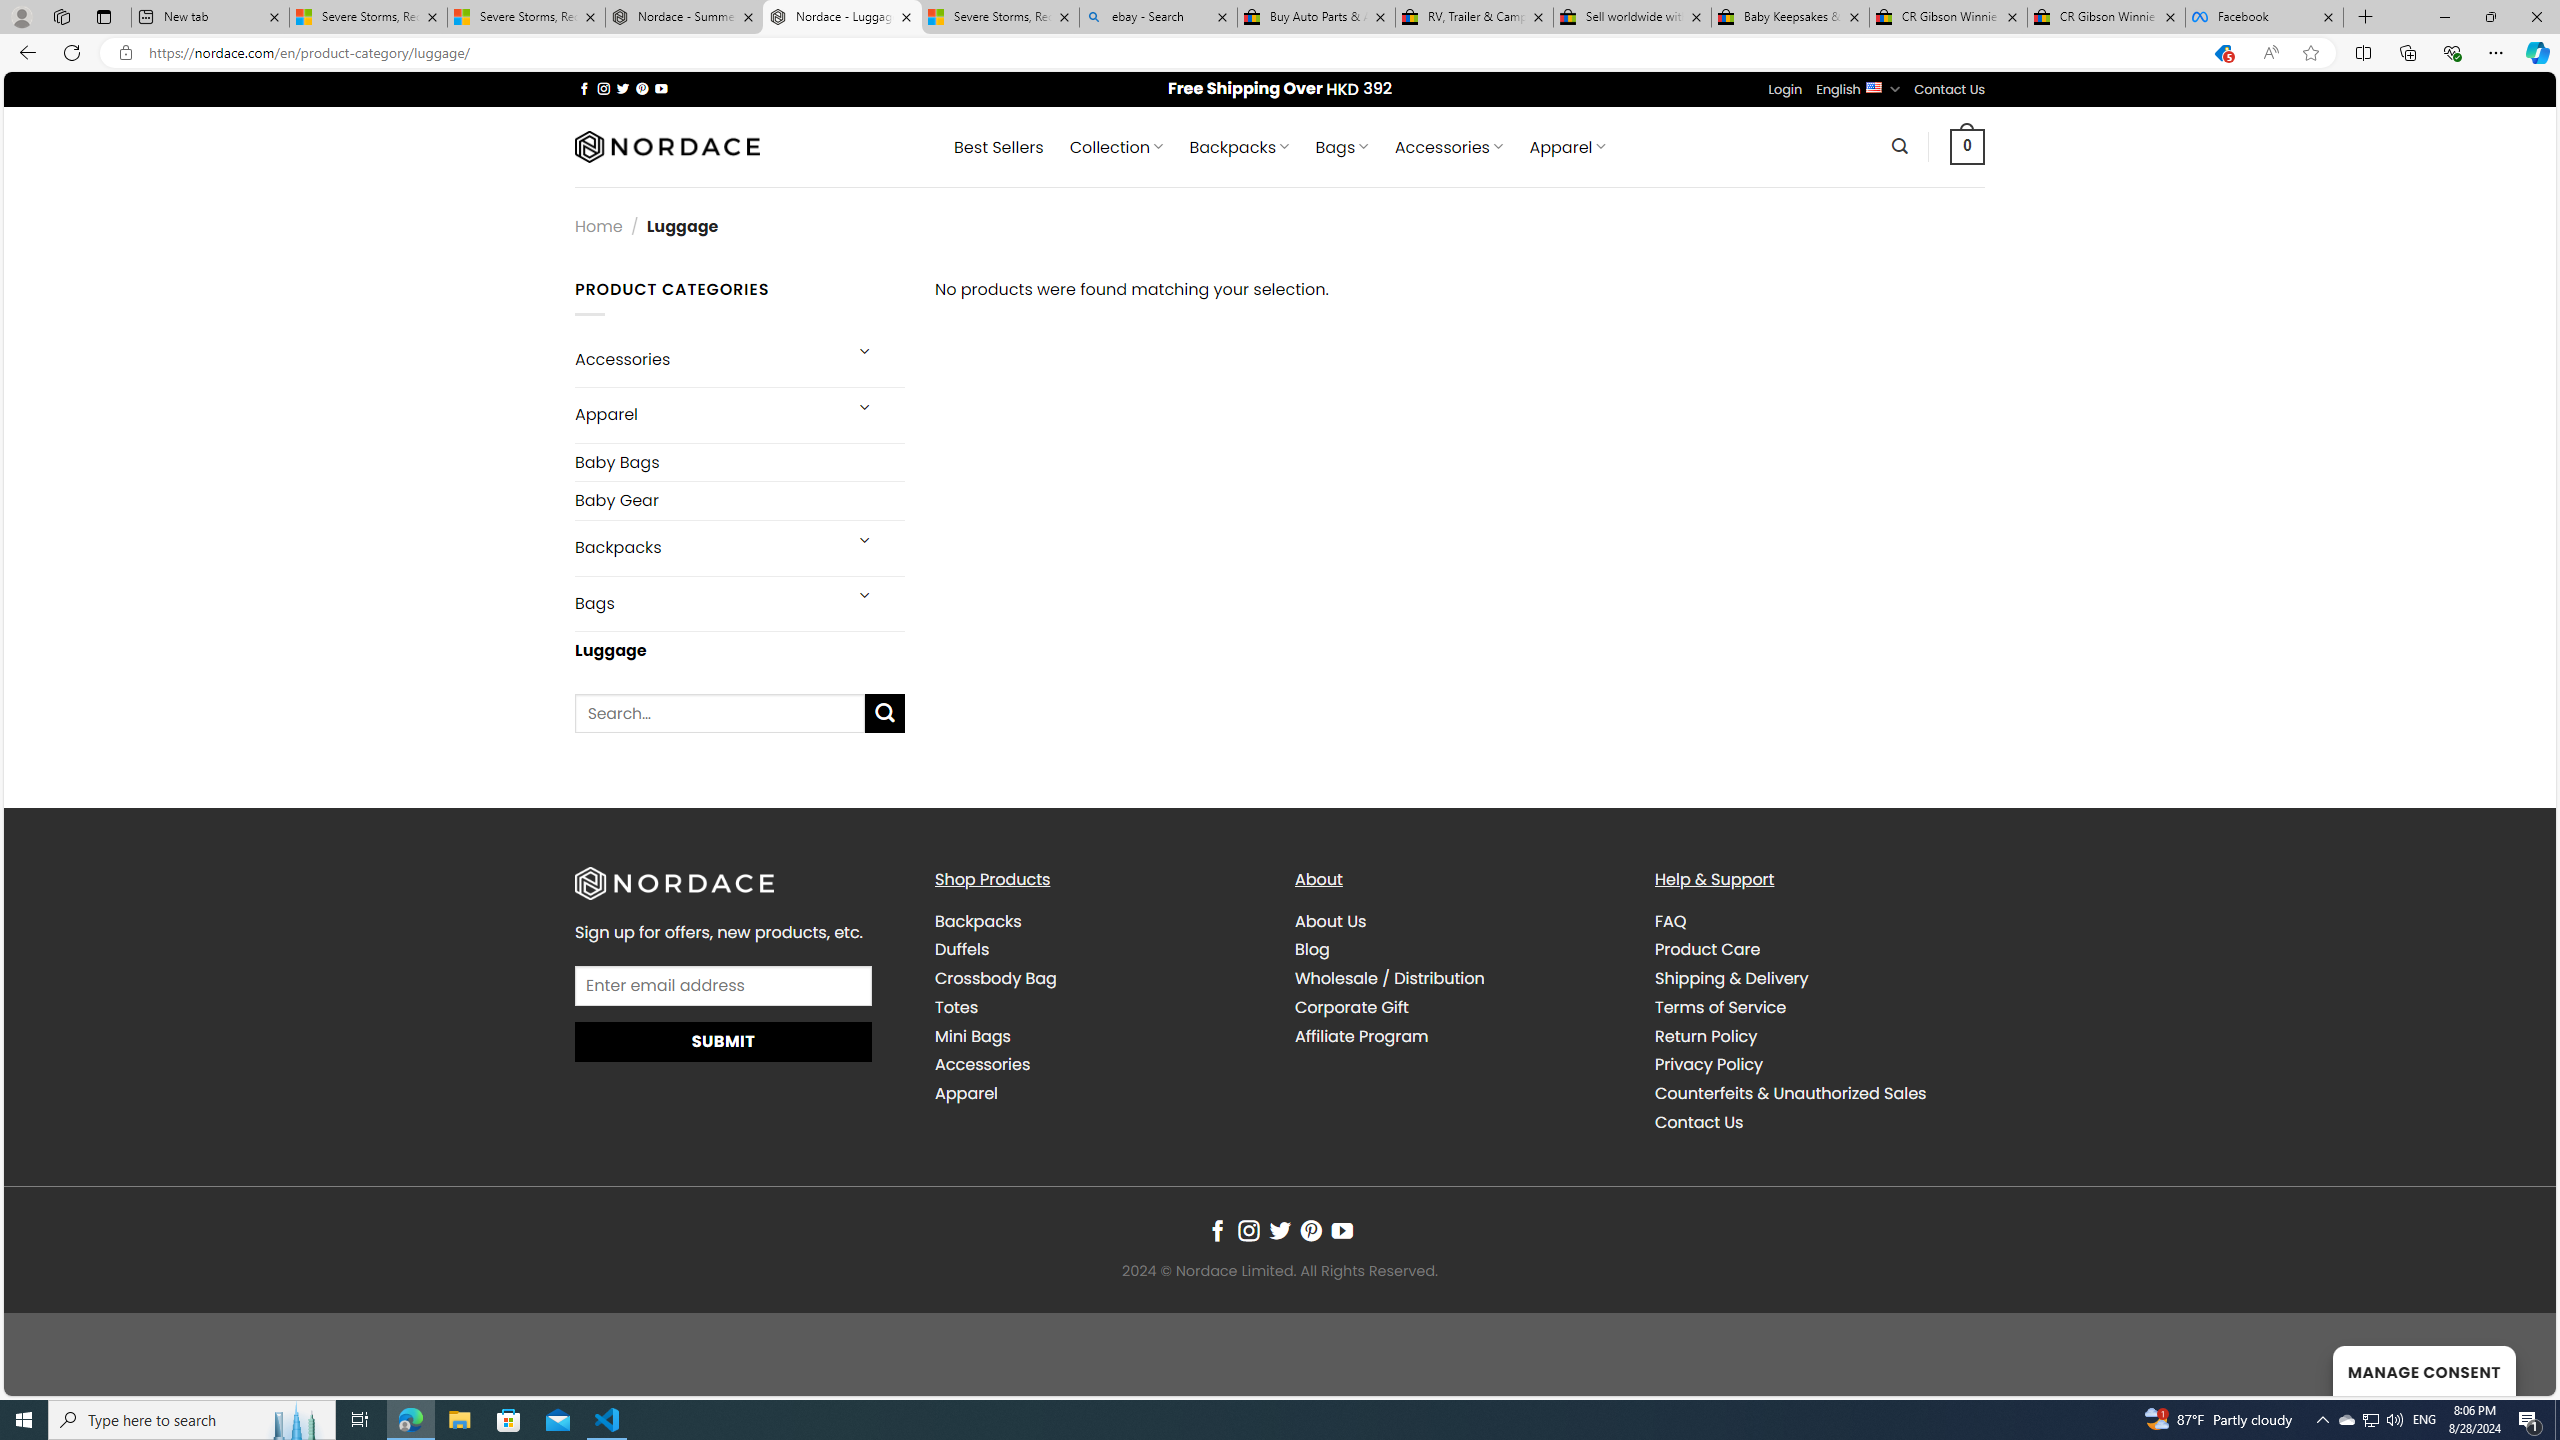 This screenshot has width=2560, height=1440. What do you see at coordinates (1818, 1035) in the screenshot?
I see `'Return Policy'` at bounding box center [1818, 1035].